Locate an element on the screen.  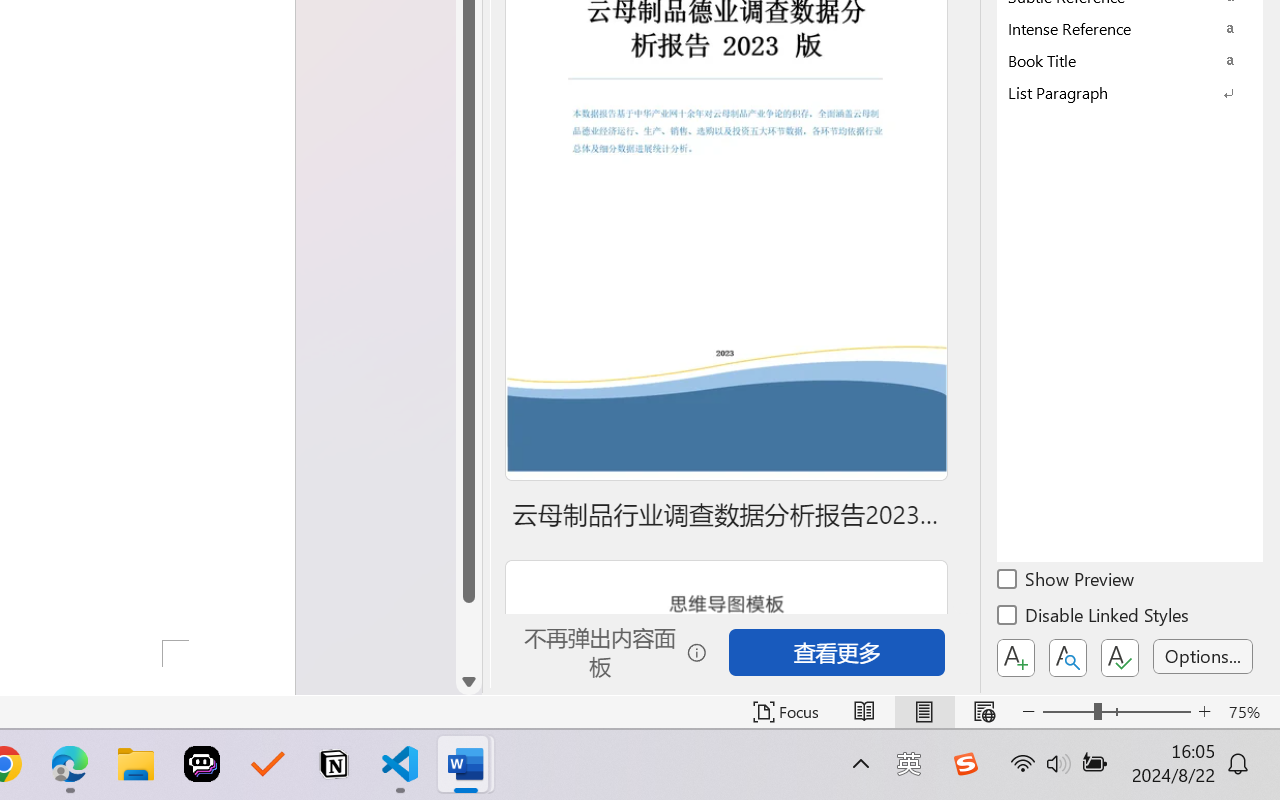
'Focus ' is located at coordinates (785, 711).